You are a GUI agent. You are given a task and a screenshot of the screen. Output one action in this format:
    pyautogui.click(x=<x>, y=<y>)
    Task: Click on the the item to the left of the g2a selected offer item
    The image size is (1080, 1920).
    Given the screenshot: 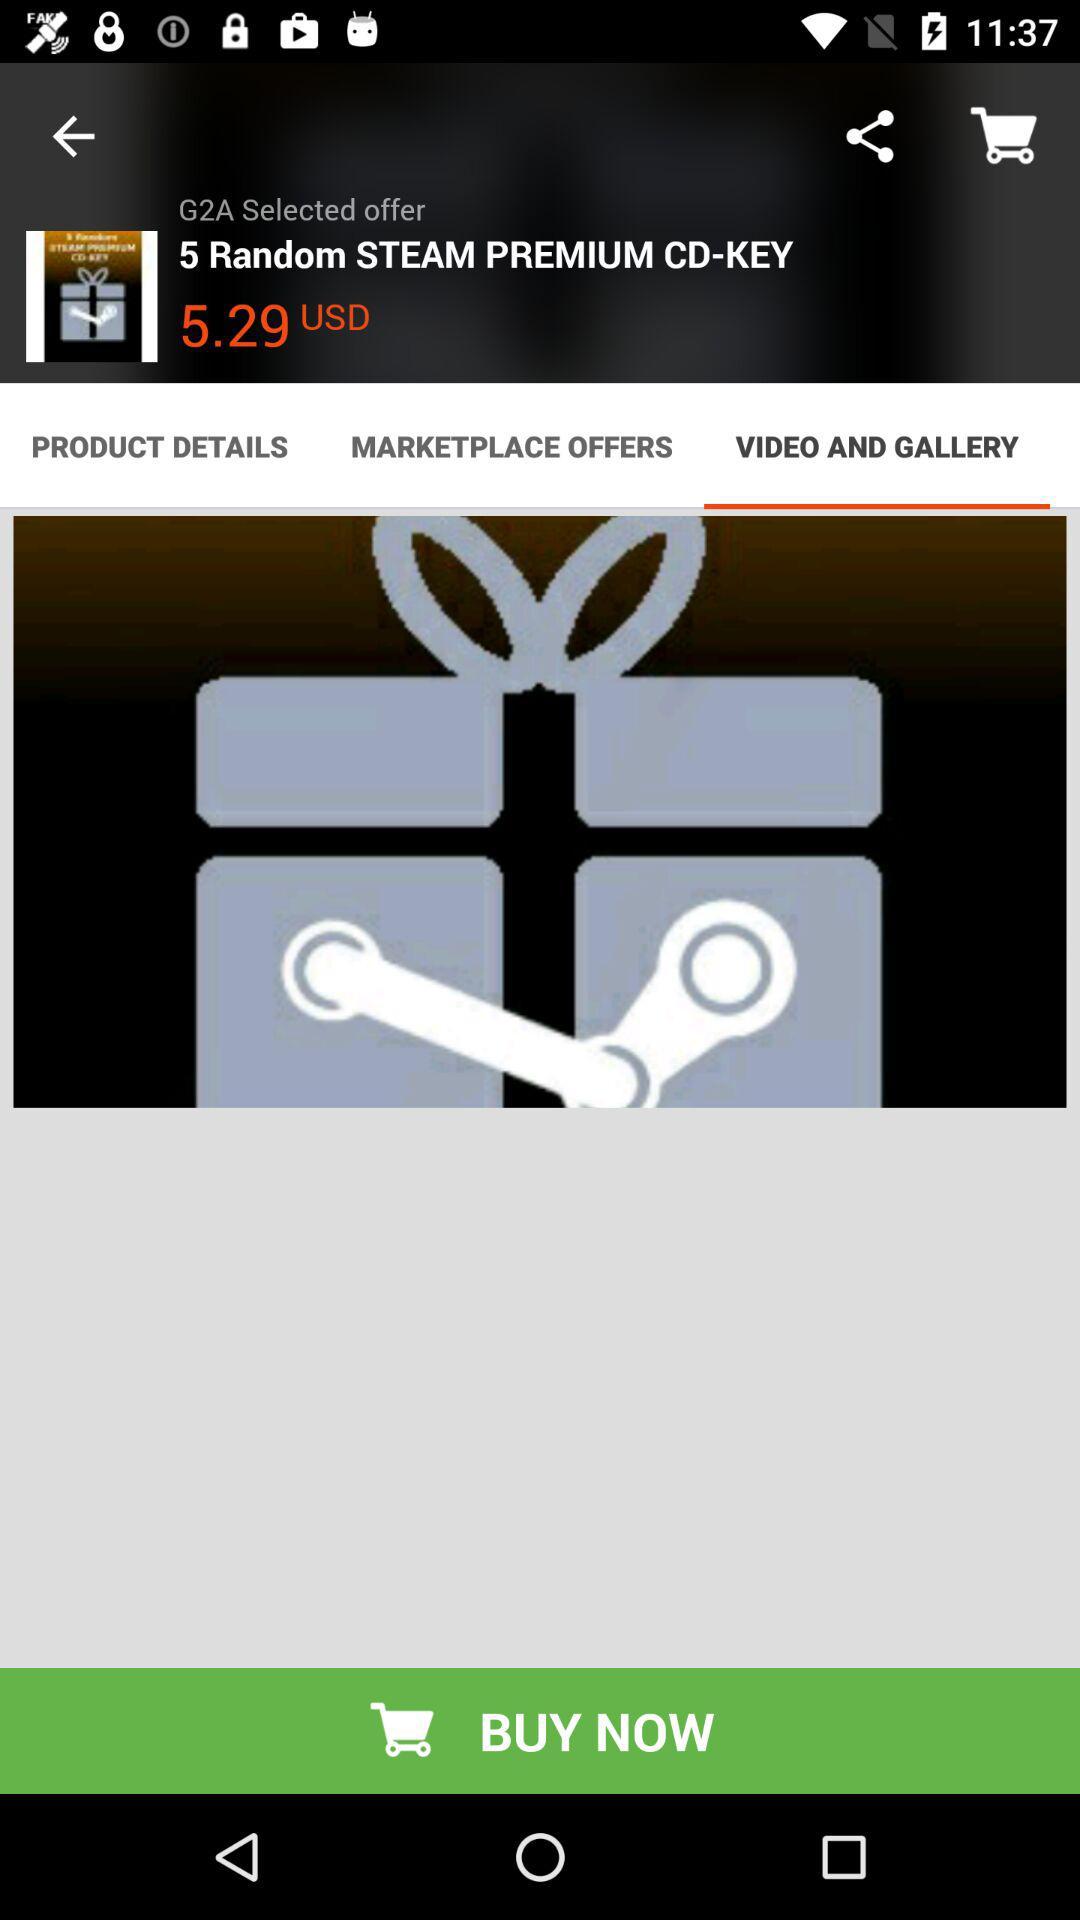 What is the action you would take?
    pyautogui.click(x=72, y=135)
    